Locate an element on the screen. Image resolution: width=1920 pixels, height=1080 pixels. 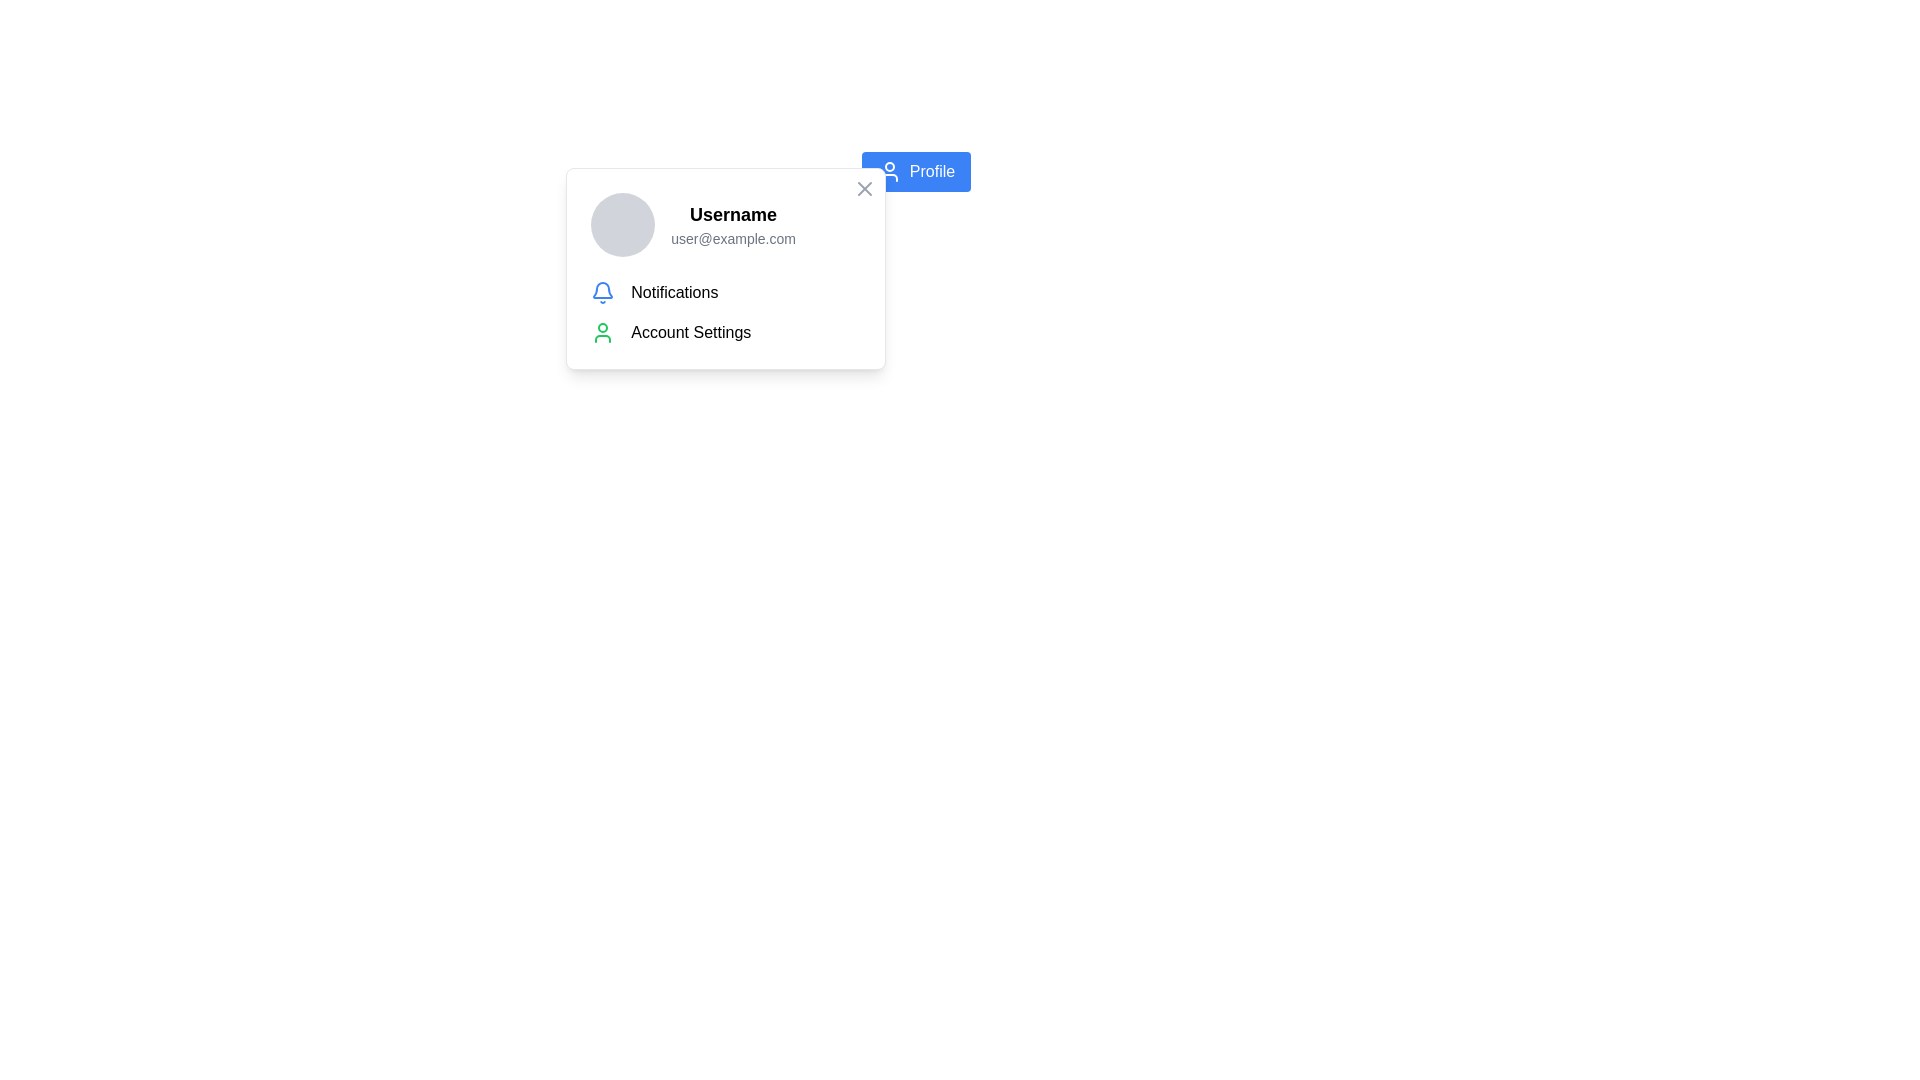
the circular profile image placeholder with a gray background, located on the left side of the interface is located at coordinates (622, 224).